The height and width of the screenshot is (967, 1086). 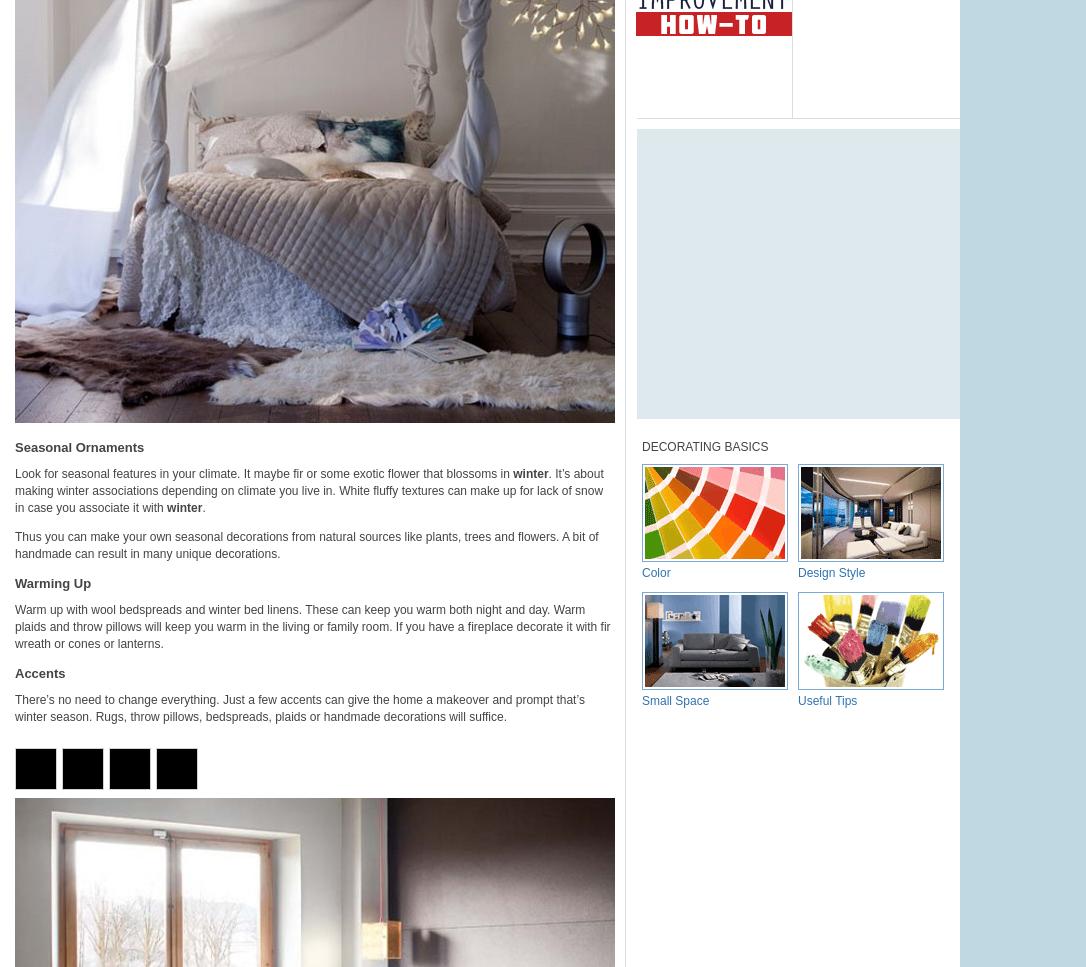 What do you see at coordinates (39, 673) in the screenshot?
I see `'Accents'` at bounding box center [39, 673].